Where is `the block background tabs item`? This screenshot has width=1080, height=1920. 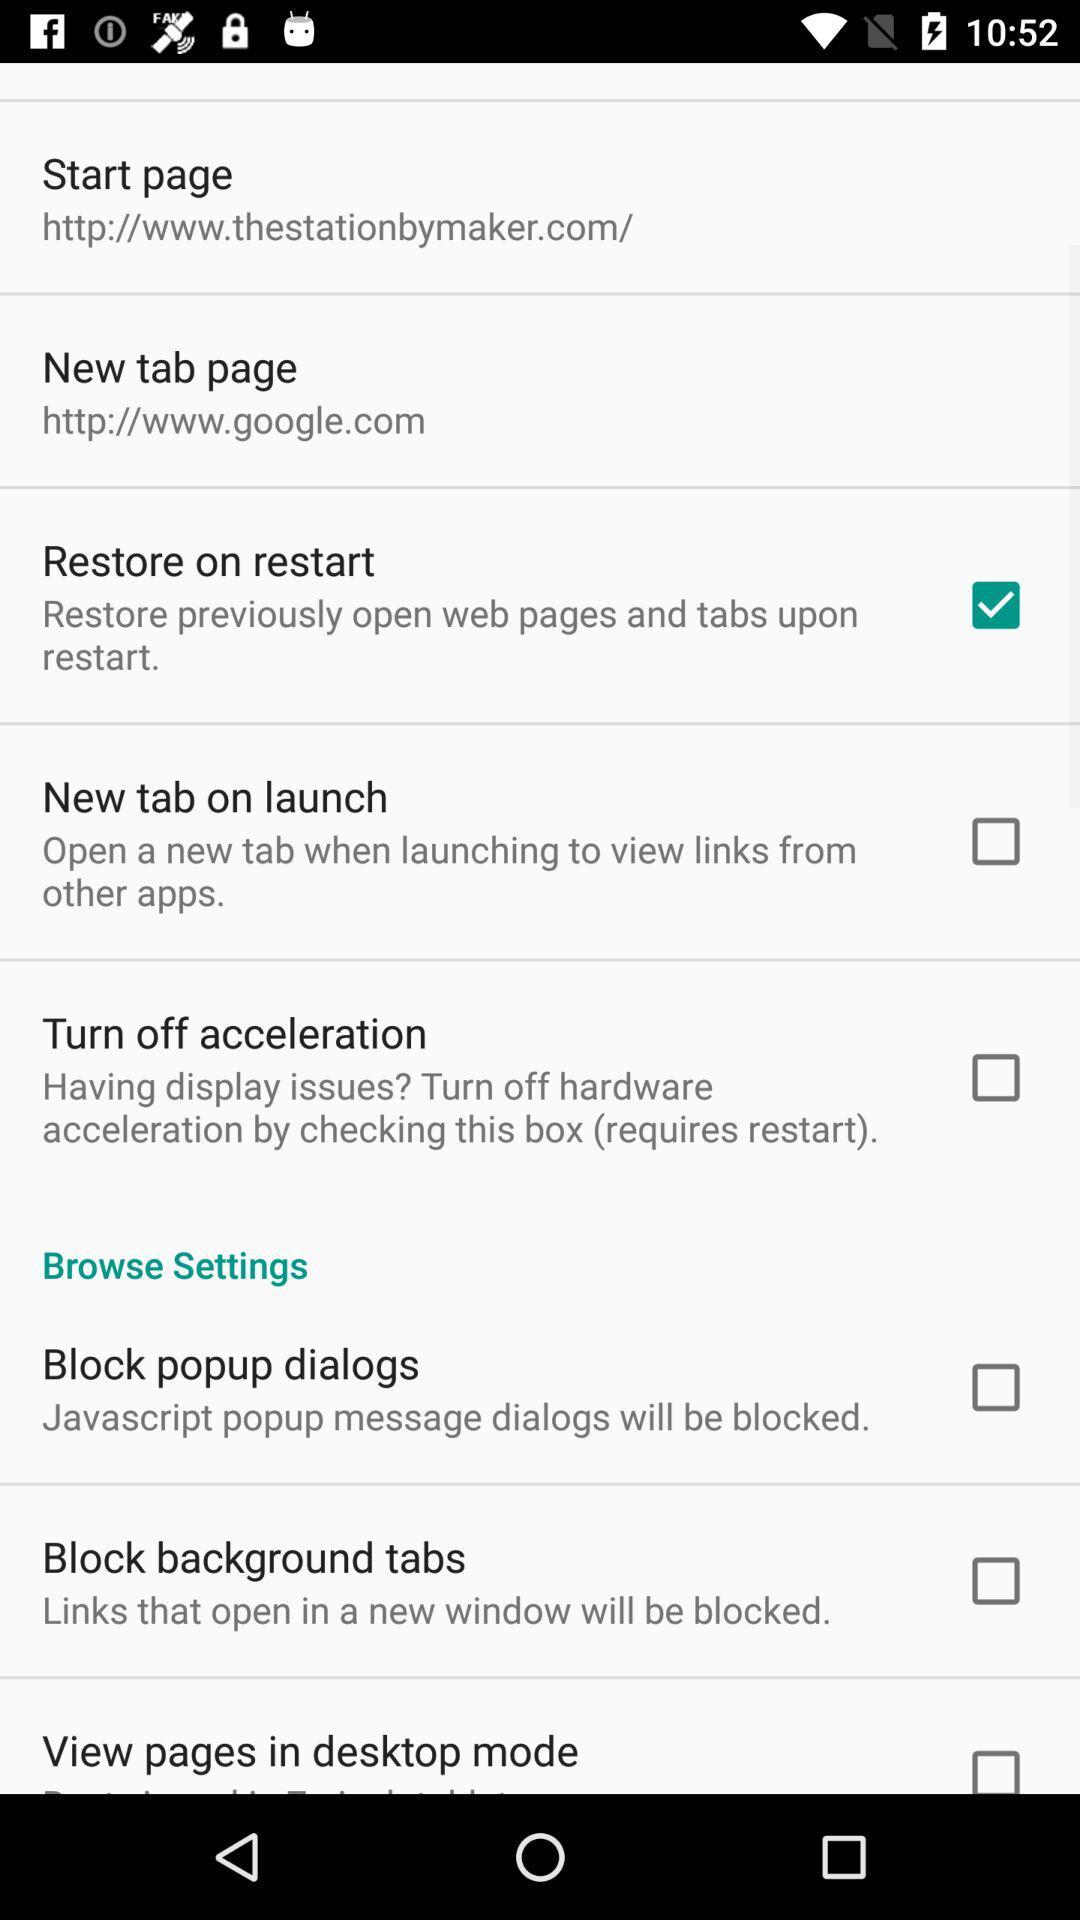 the block background tabs item is located at coordinates (253, 1555).